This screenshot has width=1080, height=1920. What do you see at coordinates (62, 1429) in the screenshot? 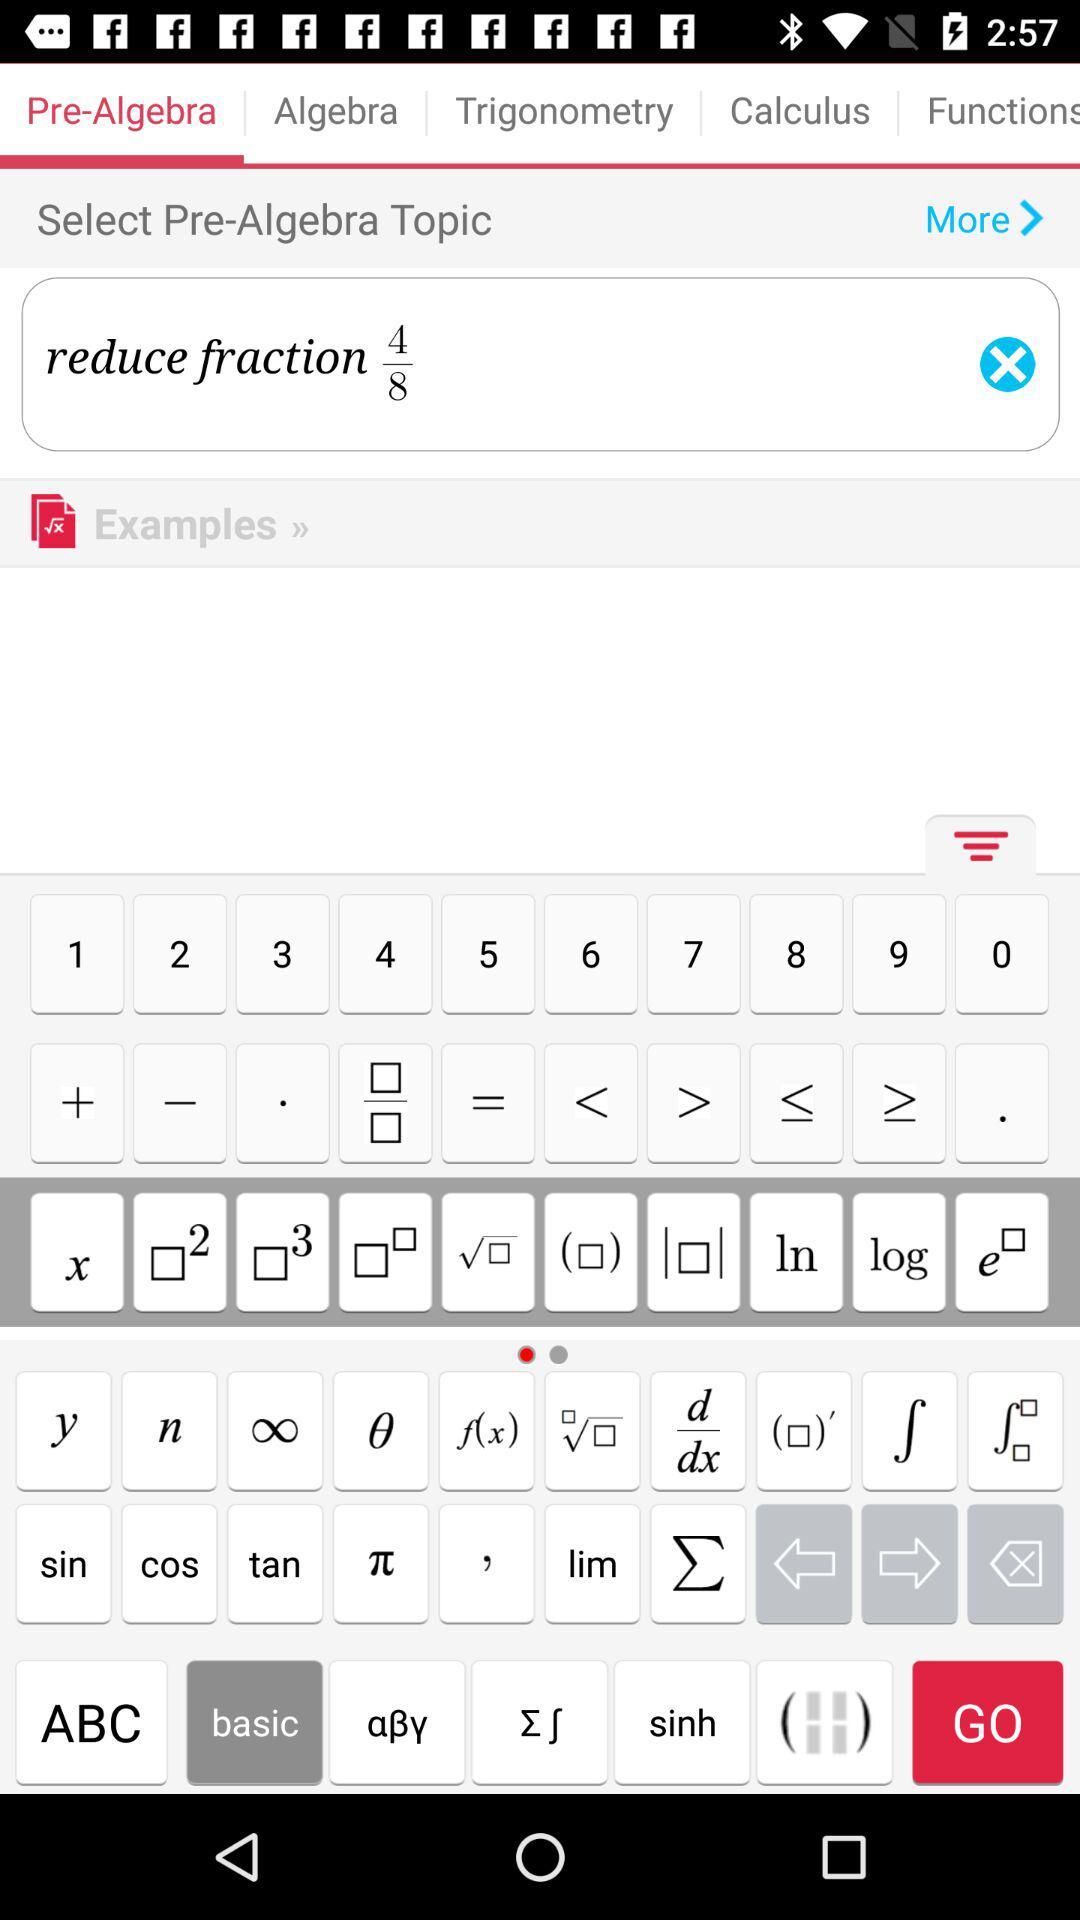
I see `math function` at bounding box center [62, 1429].